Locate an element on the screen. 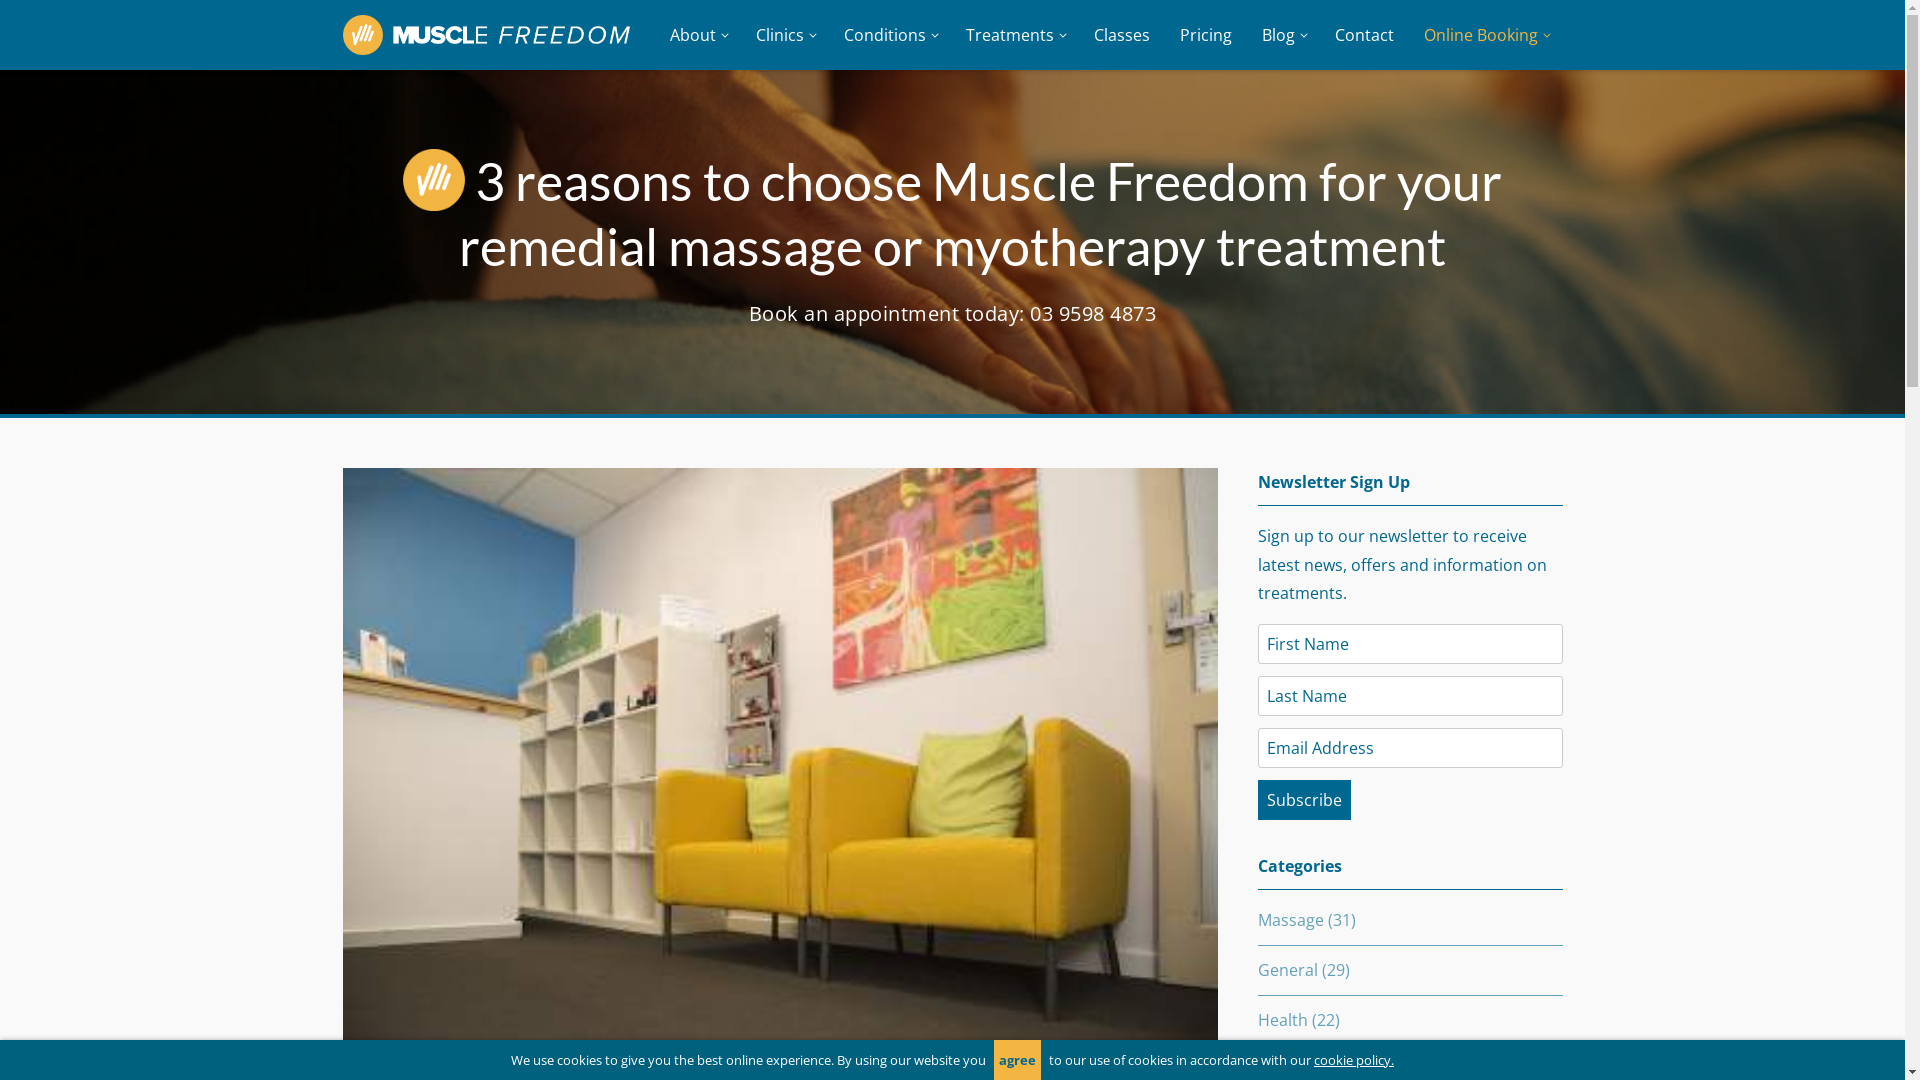  'Treatments' is located at coordinates (1013, 34).